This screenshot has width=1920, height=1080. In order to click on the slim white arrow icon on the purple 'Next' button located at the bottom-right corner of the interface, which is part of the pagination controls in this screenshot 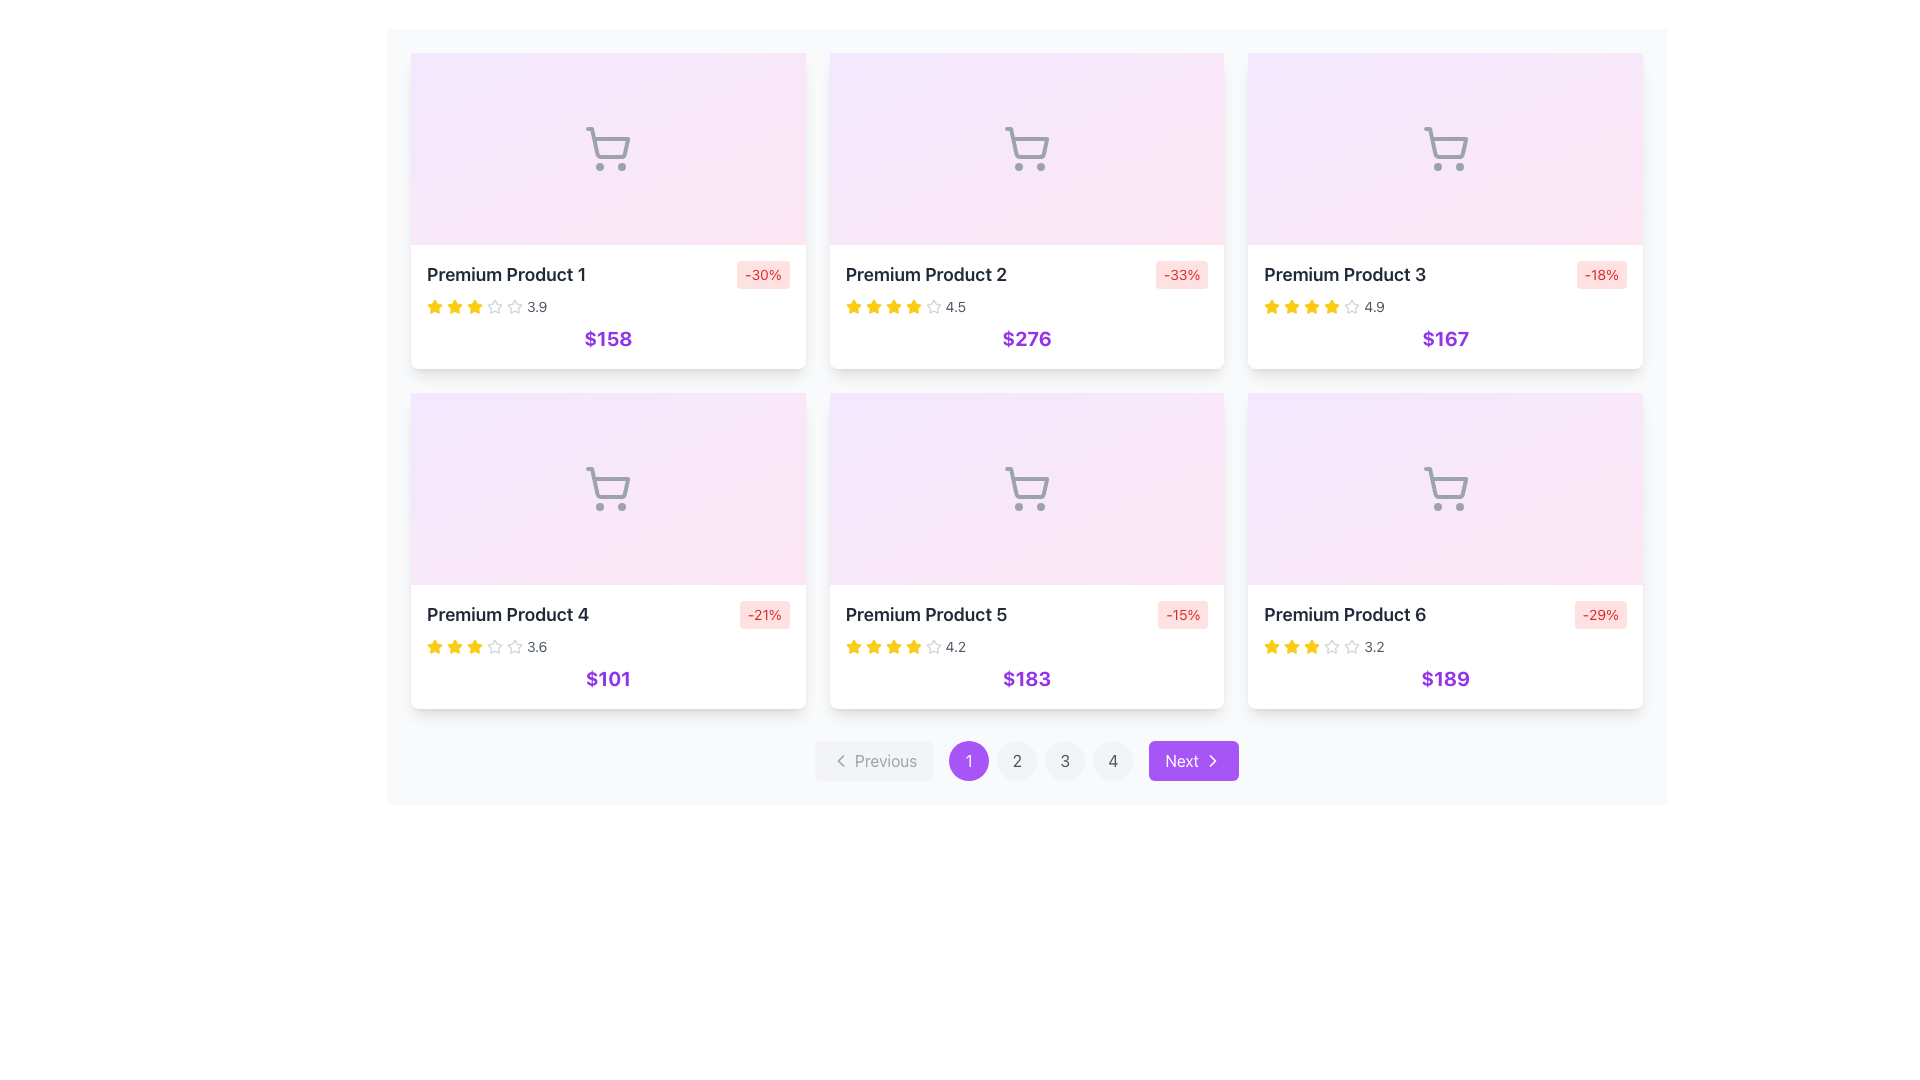, I will do `click(1212, 760)`.